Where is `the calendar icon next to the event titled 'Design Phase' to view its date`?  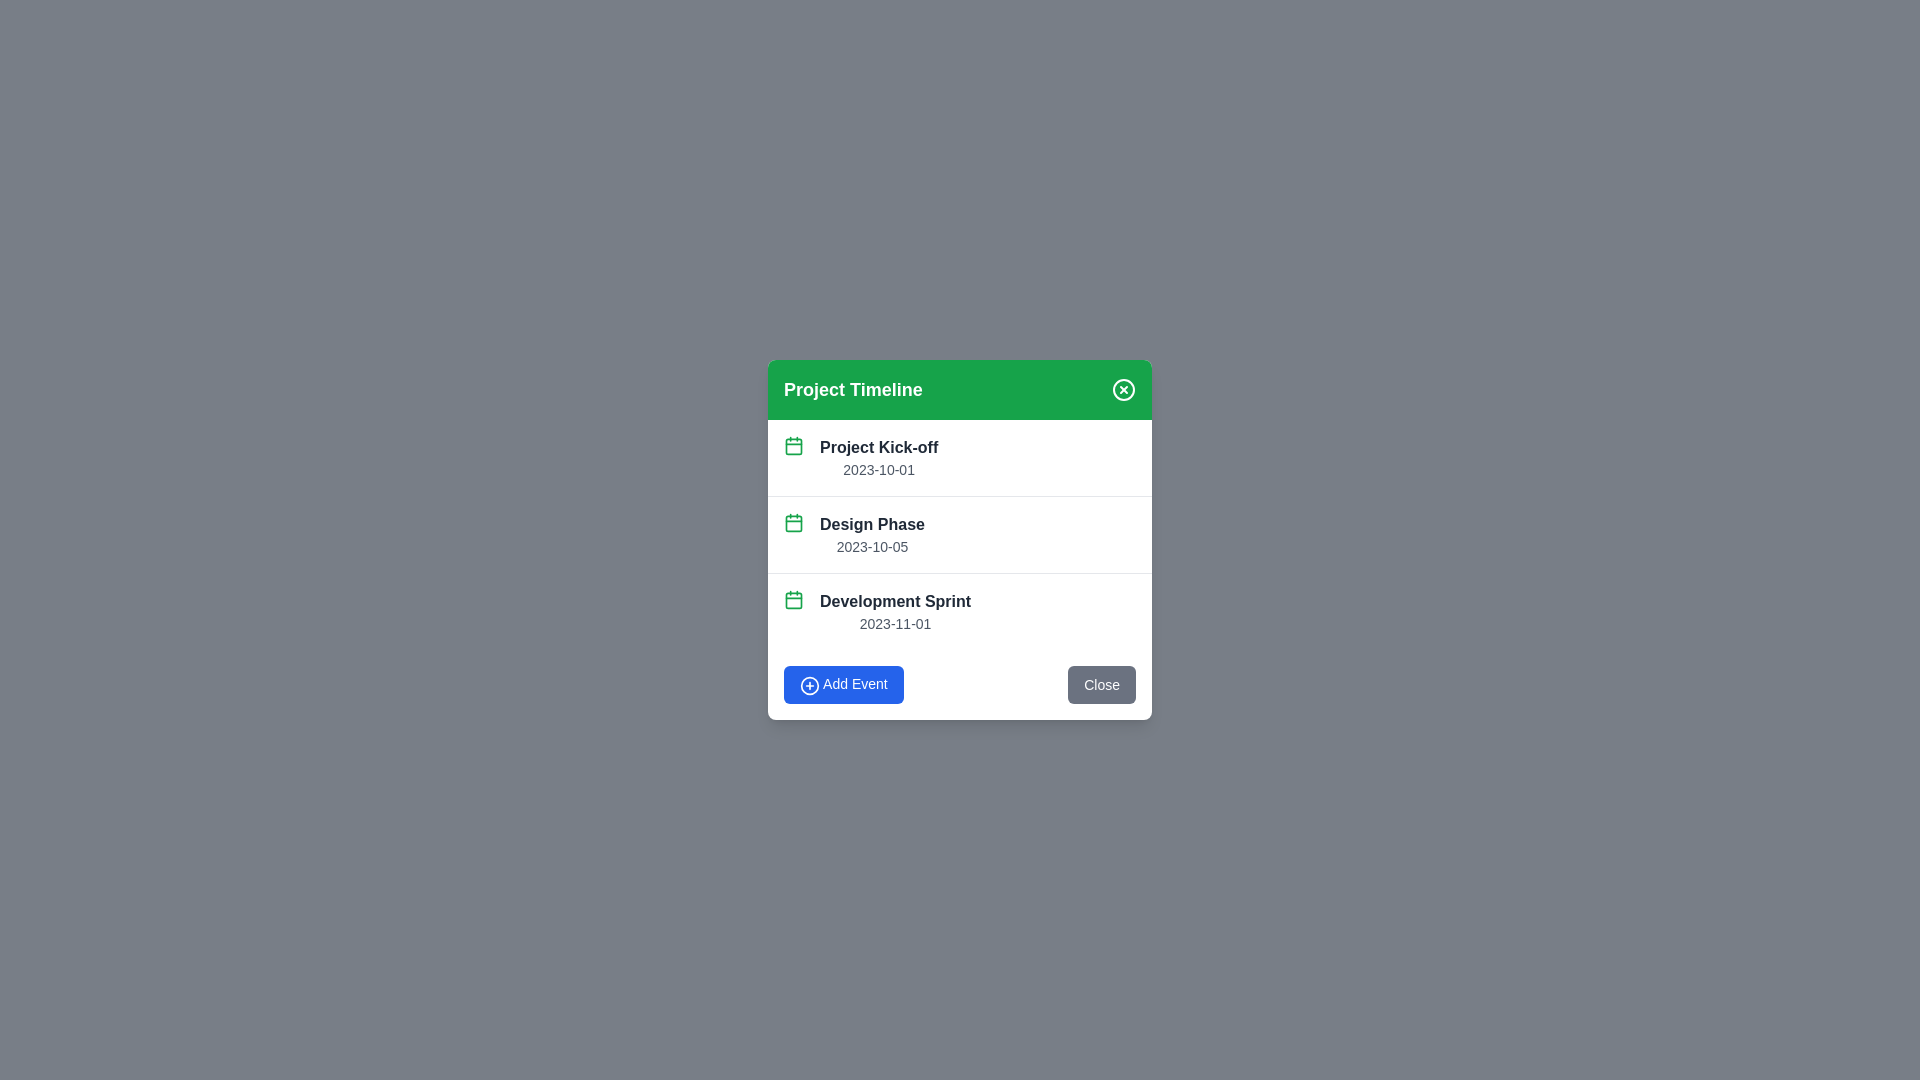
the calendar icon next to the event titled 'Design Phase' to view its date is located at coordinates (792, 522).